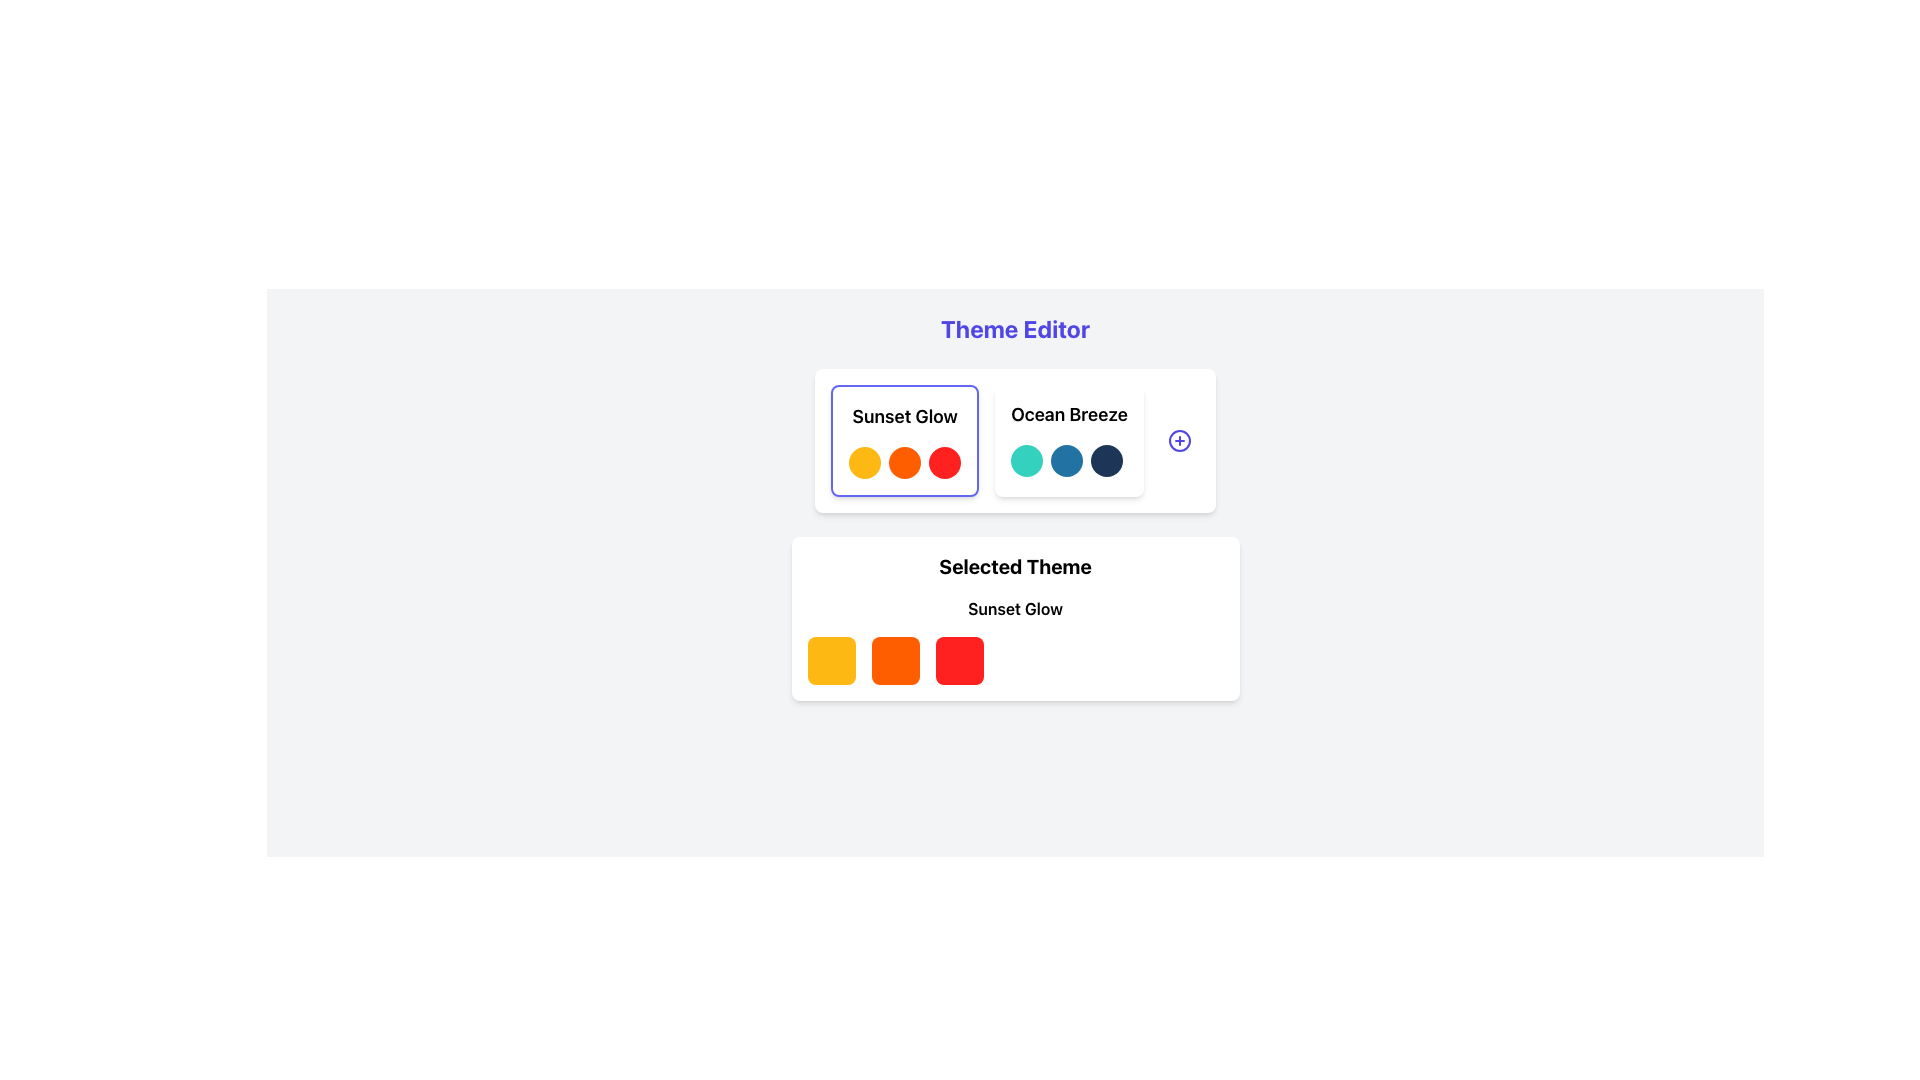  What do you see at coordinates (1027, 461) in the screenshot?
I see `the first teal circular decorative element in the horizontal sequence located on the right side of the 'Ocean Breeze' card` at bounding box center [1027, 461].